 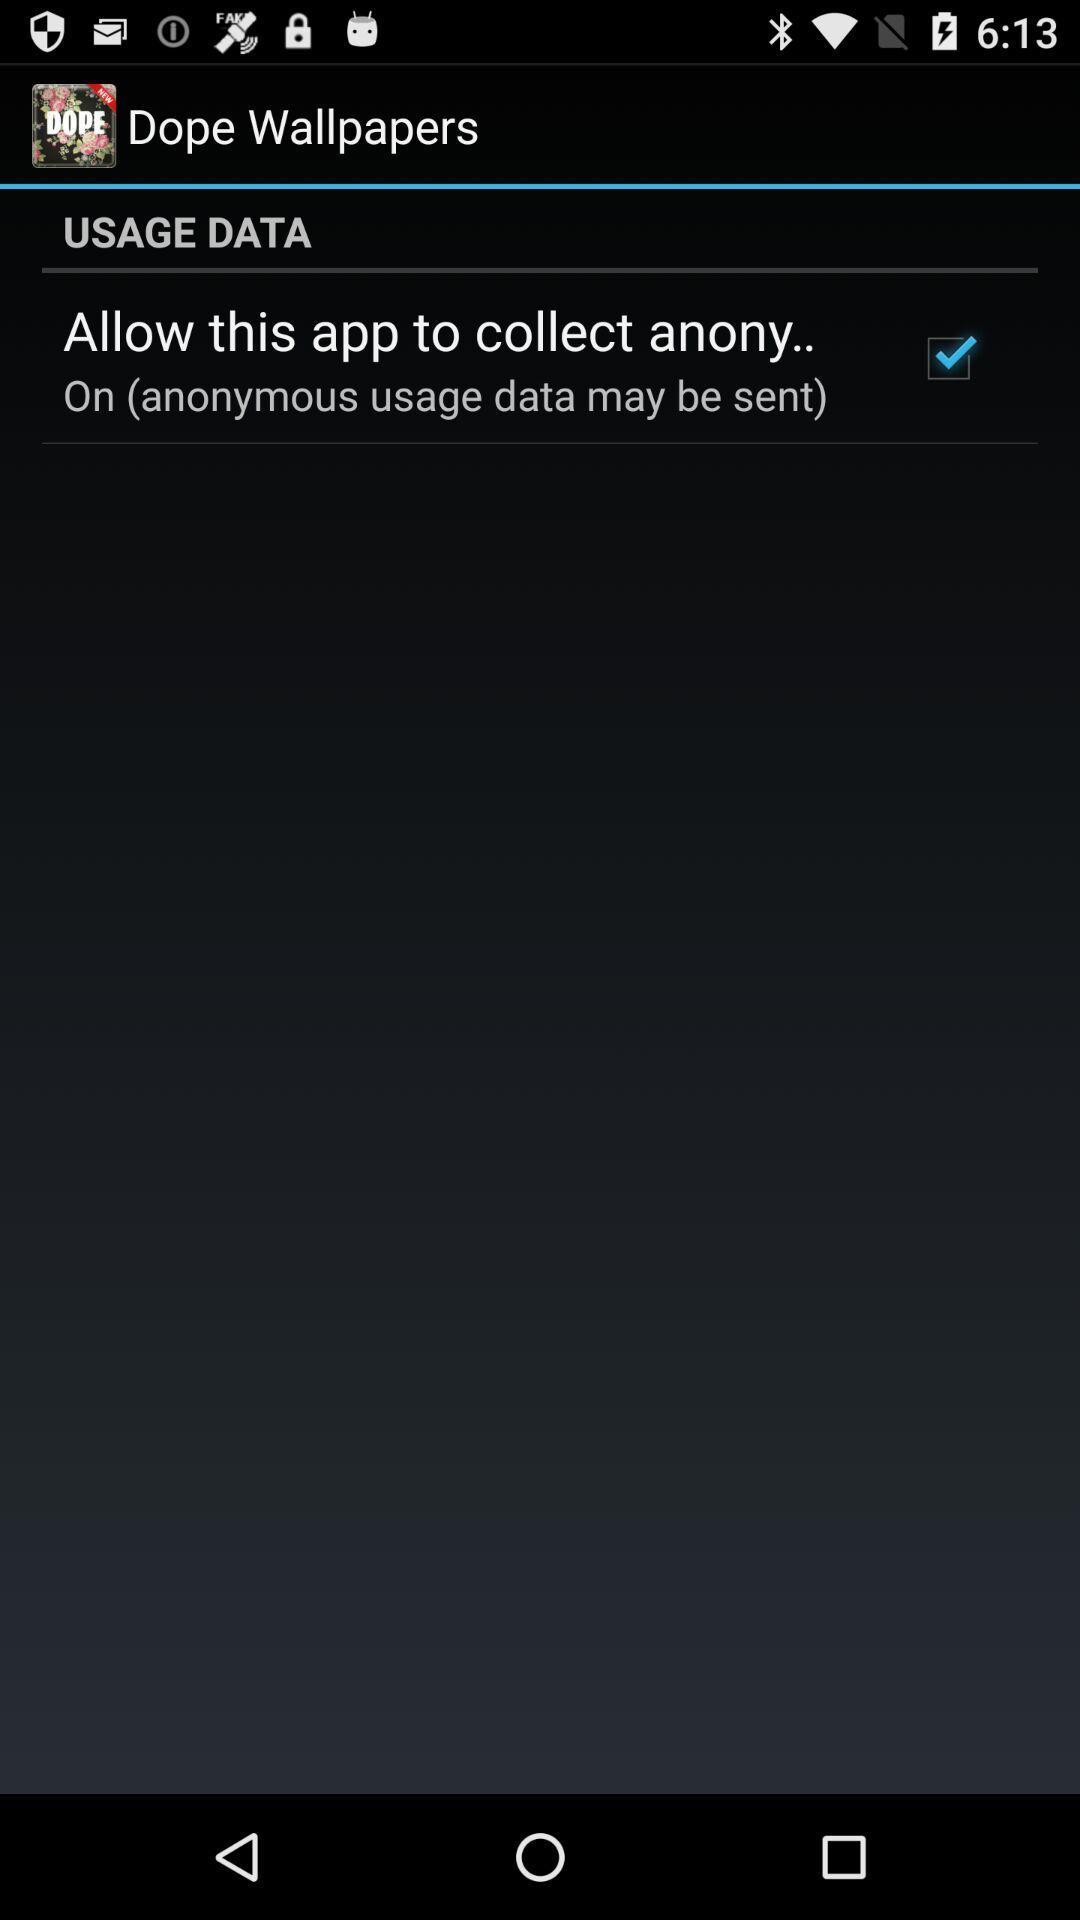 I want to click on the icon above the on anonymous usage icon, so click(x=463, y=329).